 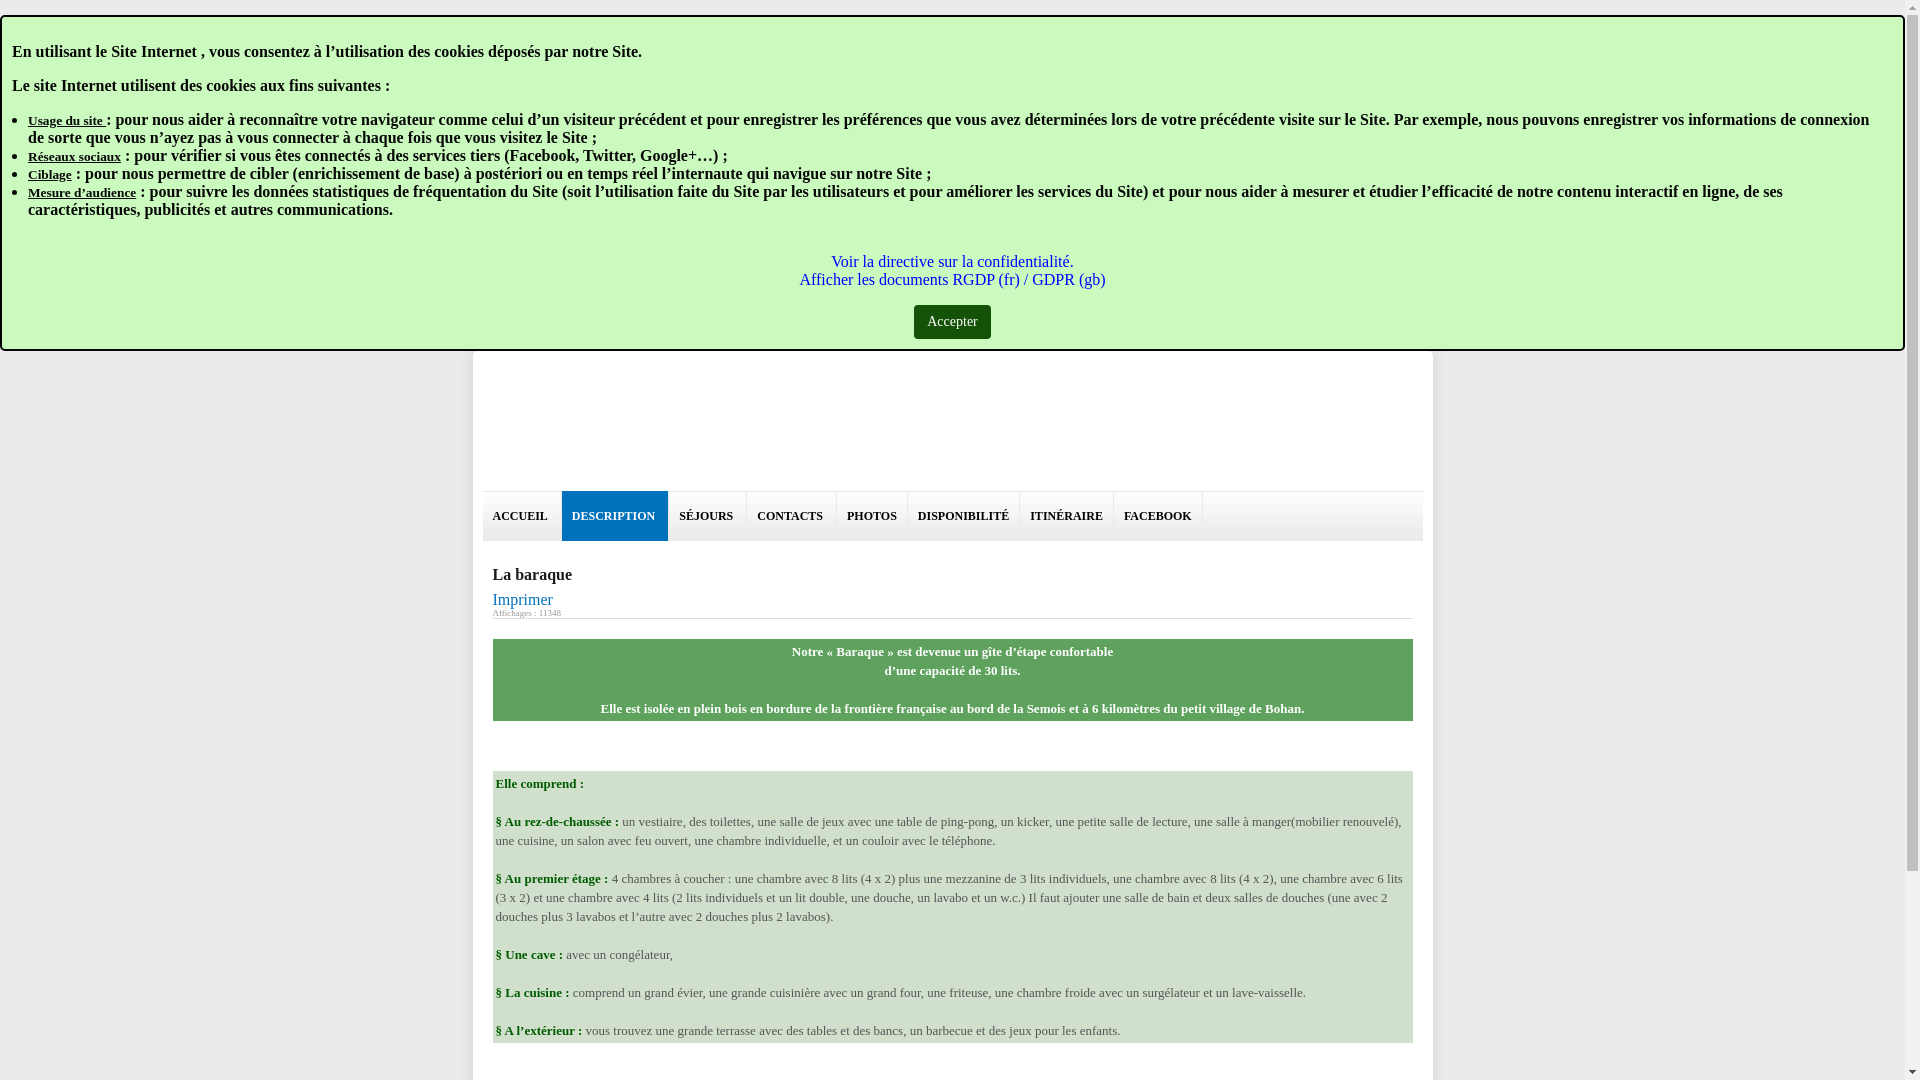 I want to click on 'ACCUEIL', so click(x=481, y=515).